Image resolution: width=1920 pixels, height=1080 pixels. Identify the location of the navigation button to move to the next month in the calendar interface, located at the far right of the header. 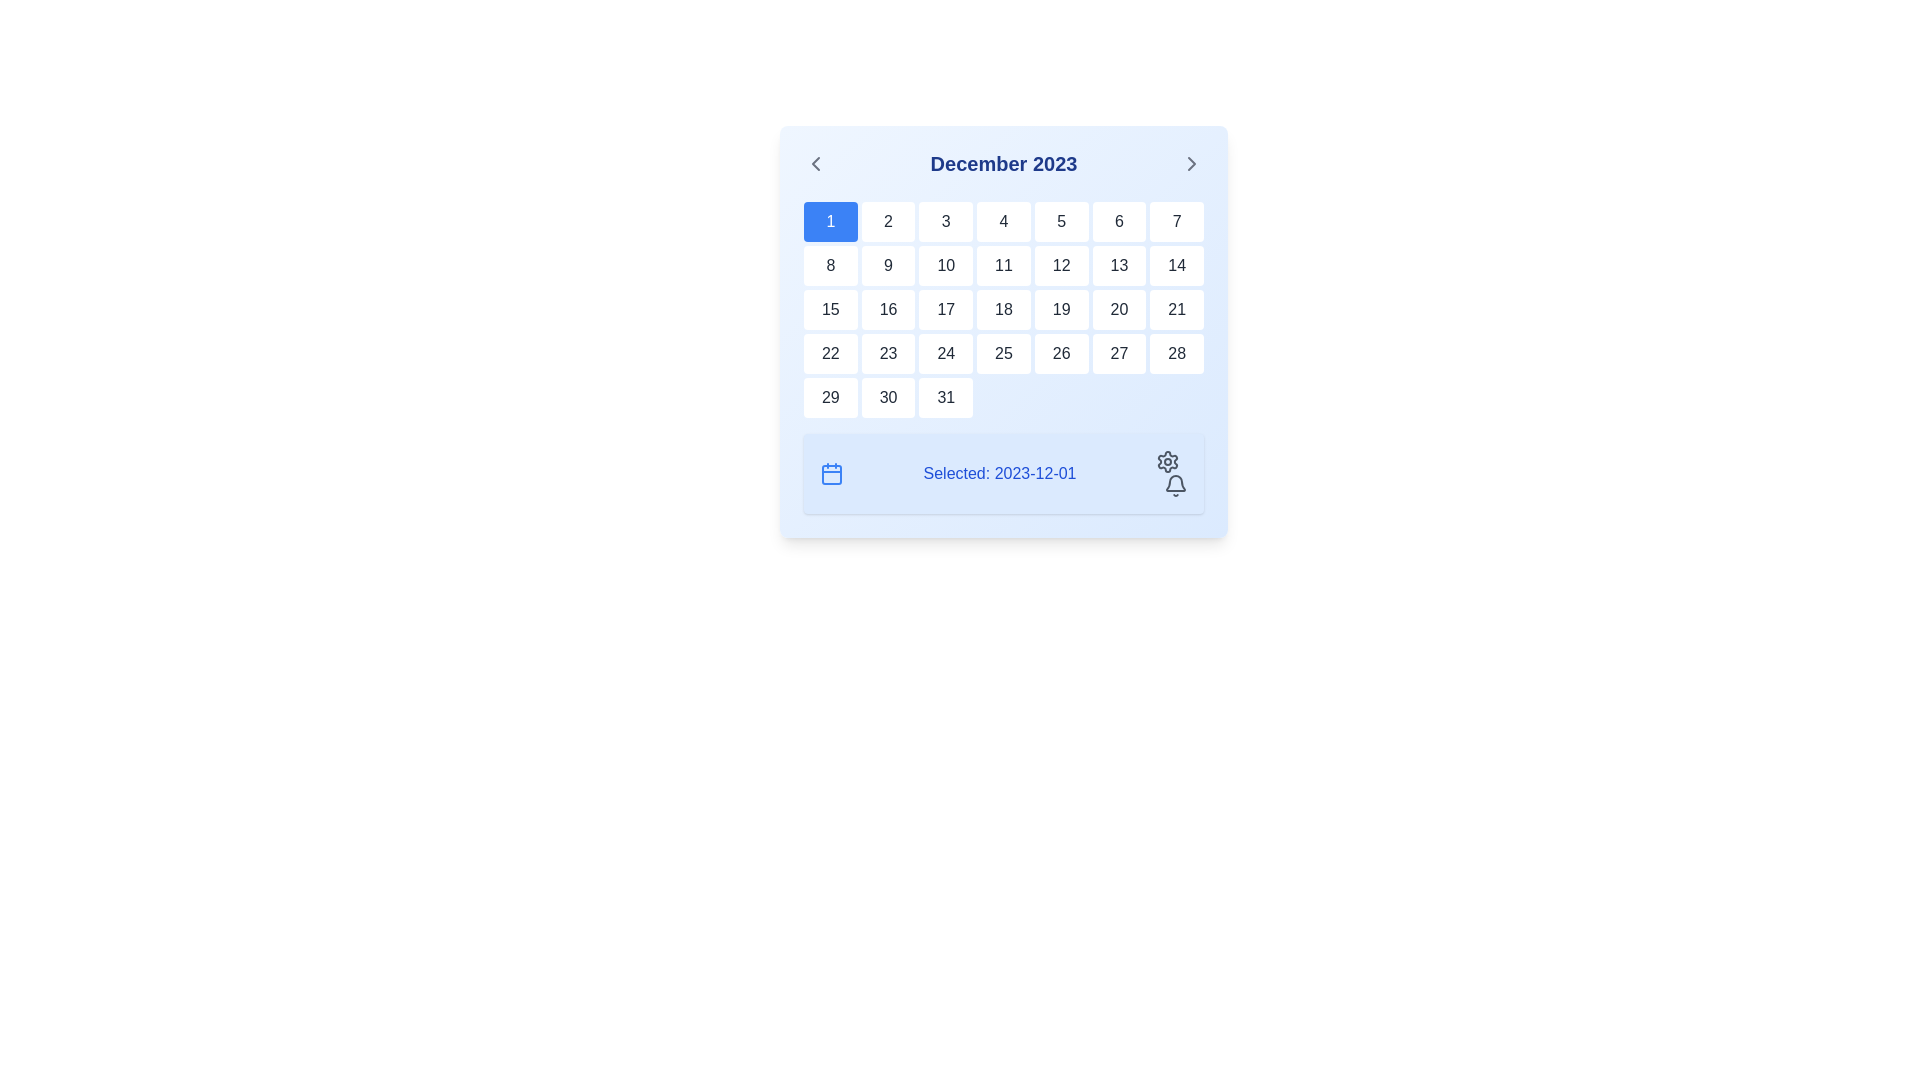
(1191, 163).